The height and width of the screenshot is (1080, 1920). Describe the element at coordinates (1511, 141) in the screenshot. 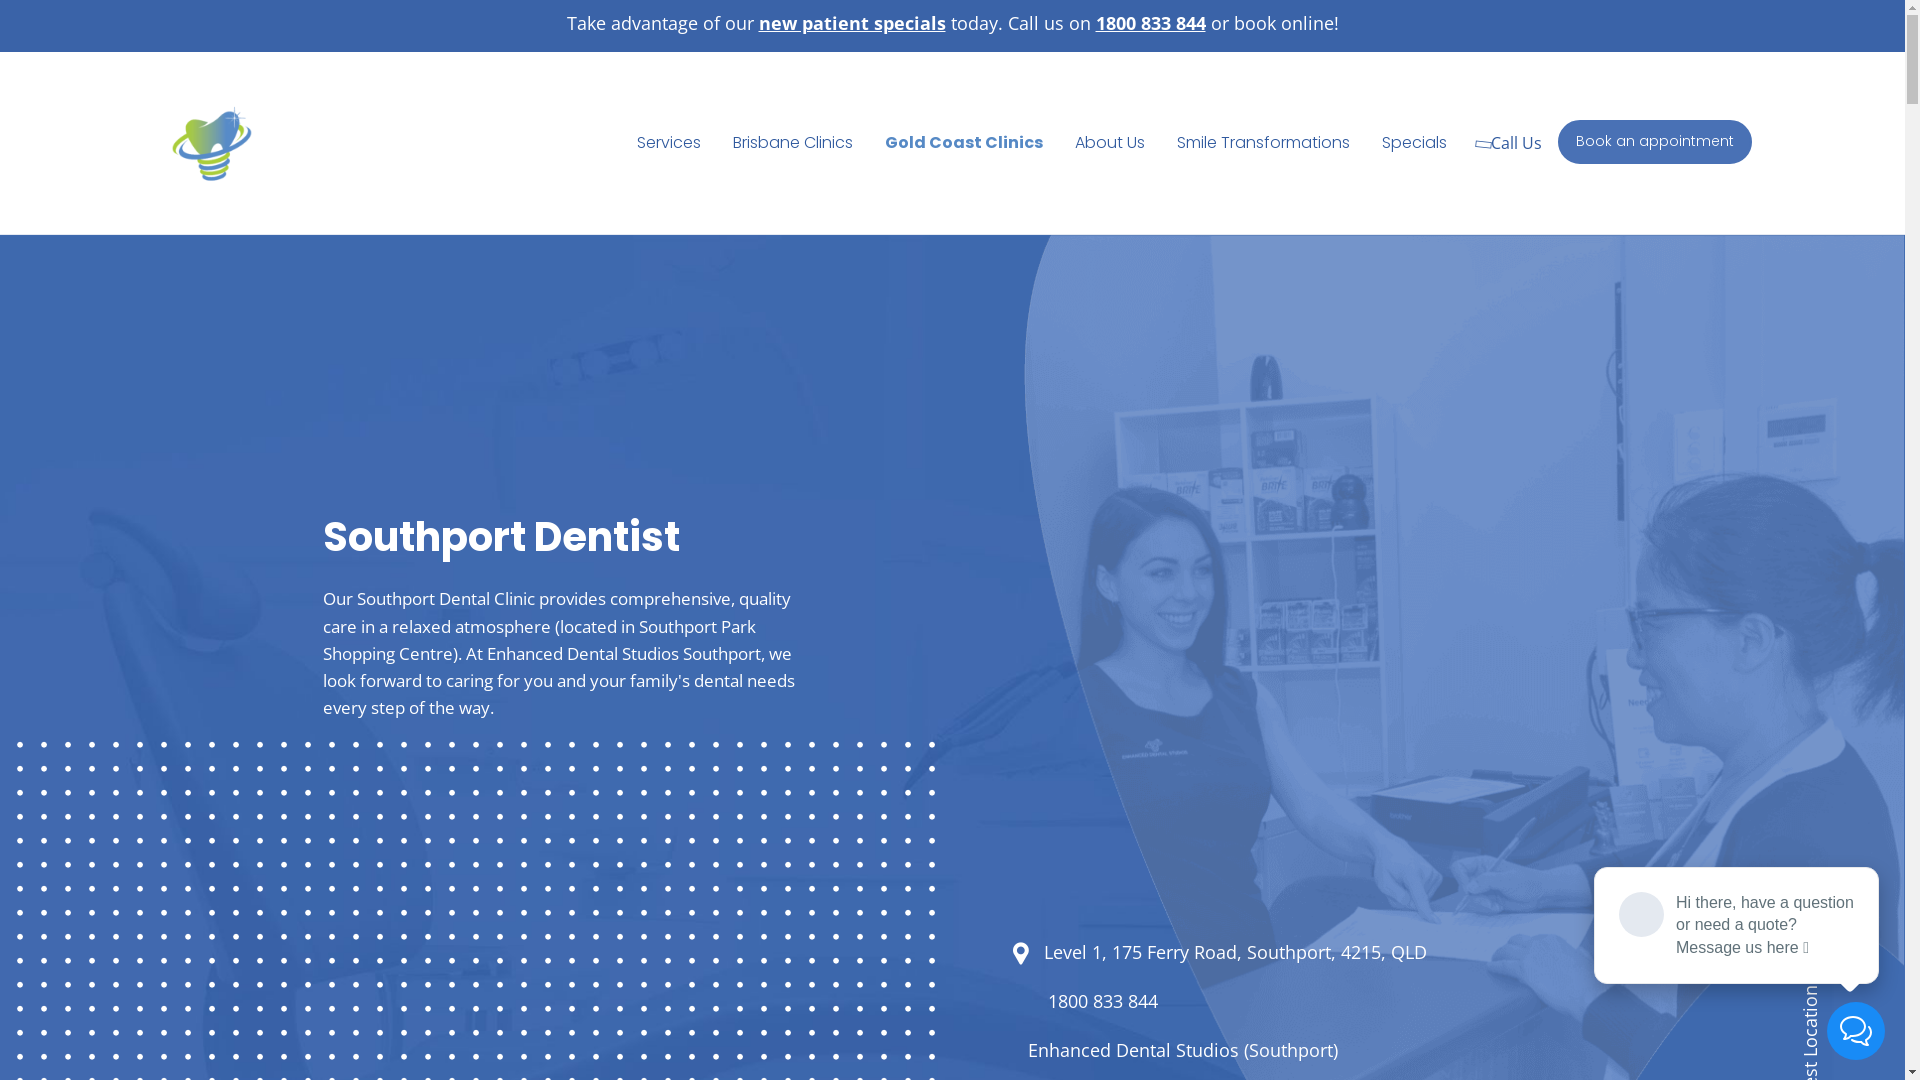

I see `'Call Us'` at that location.